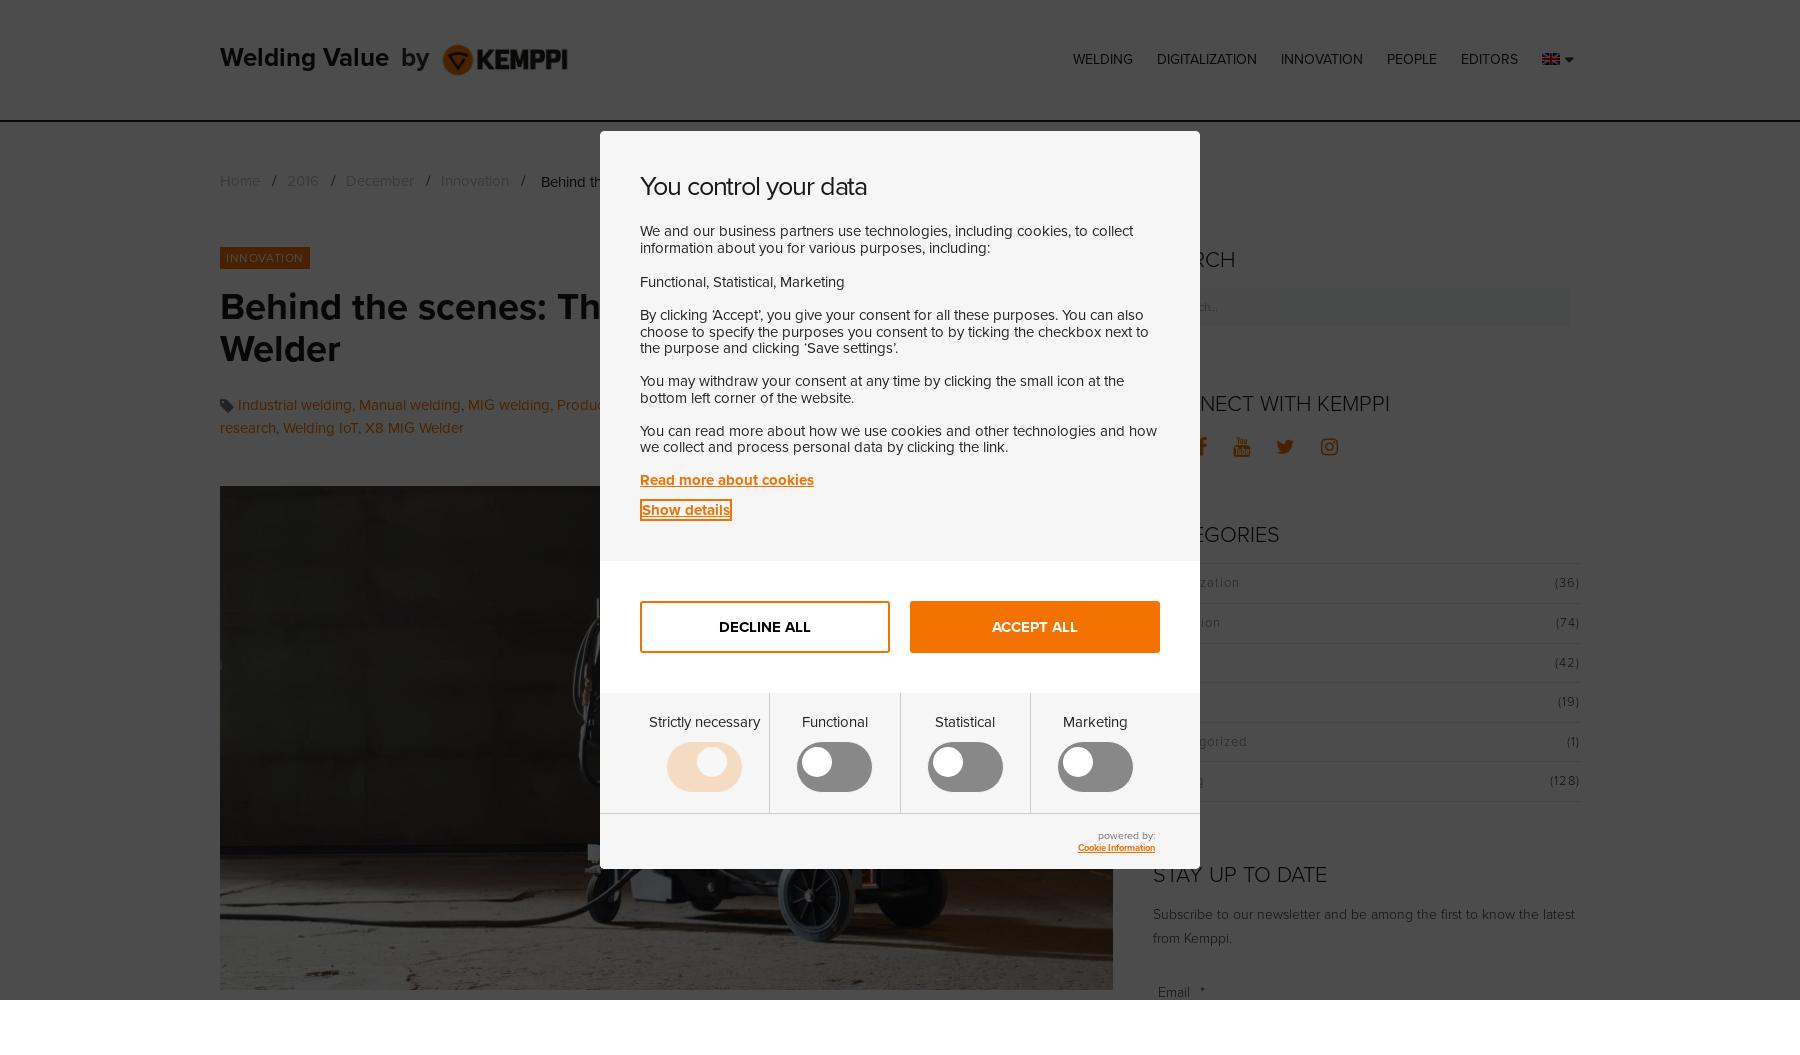 The height and width of the screenshot is (1055, 1800). Describe the element at coordinates (1201, 992) in the screenshot. I see `'*'` at that location.